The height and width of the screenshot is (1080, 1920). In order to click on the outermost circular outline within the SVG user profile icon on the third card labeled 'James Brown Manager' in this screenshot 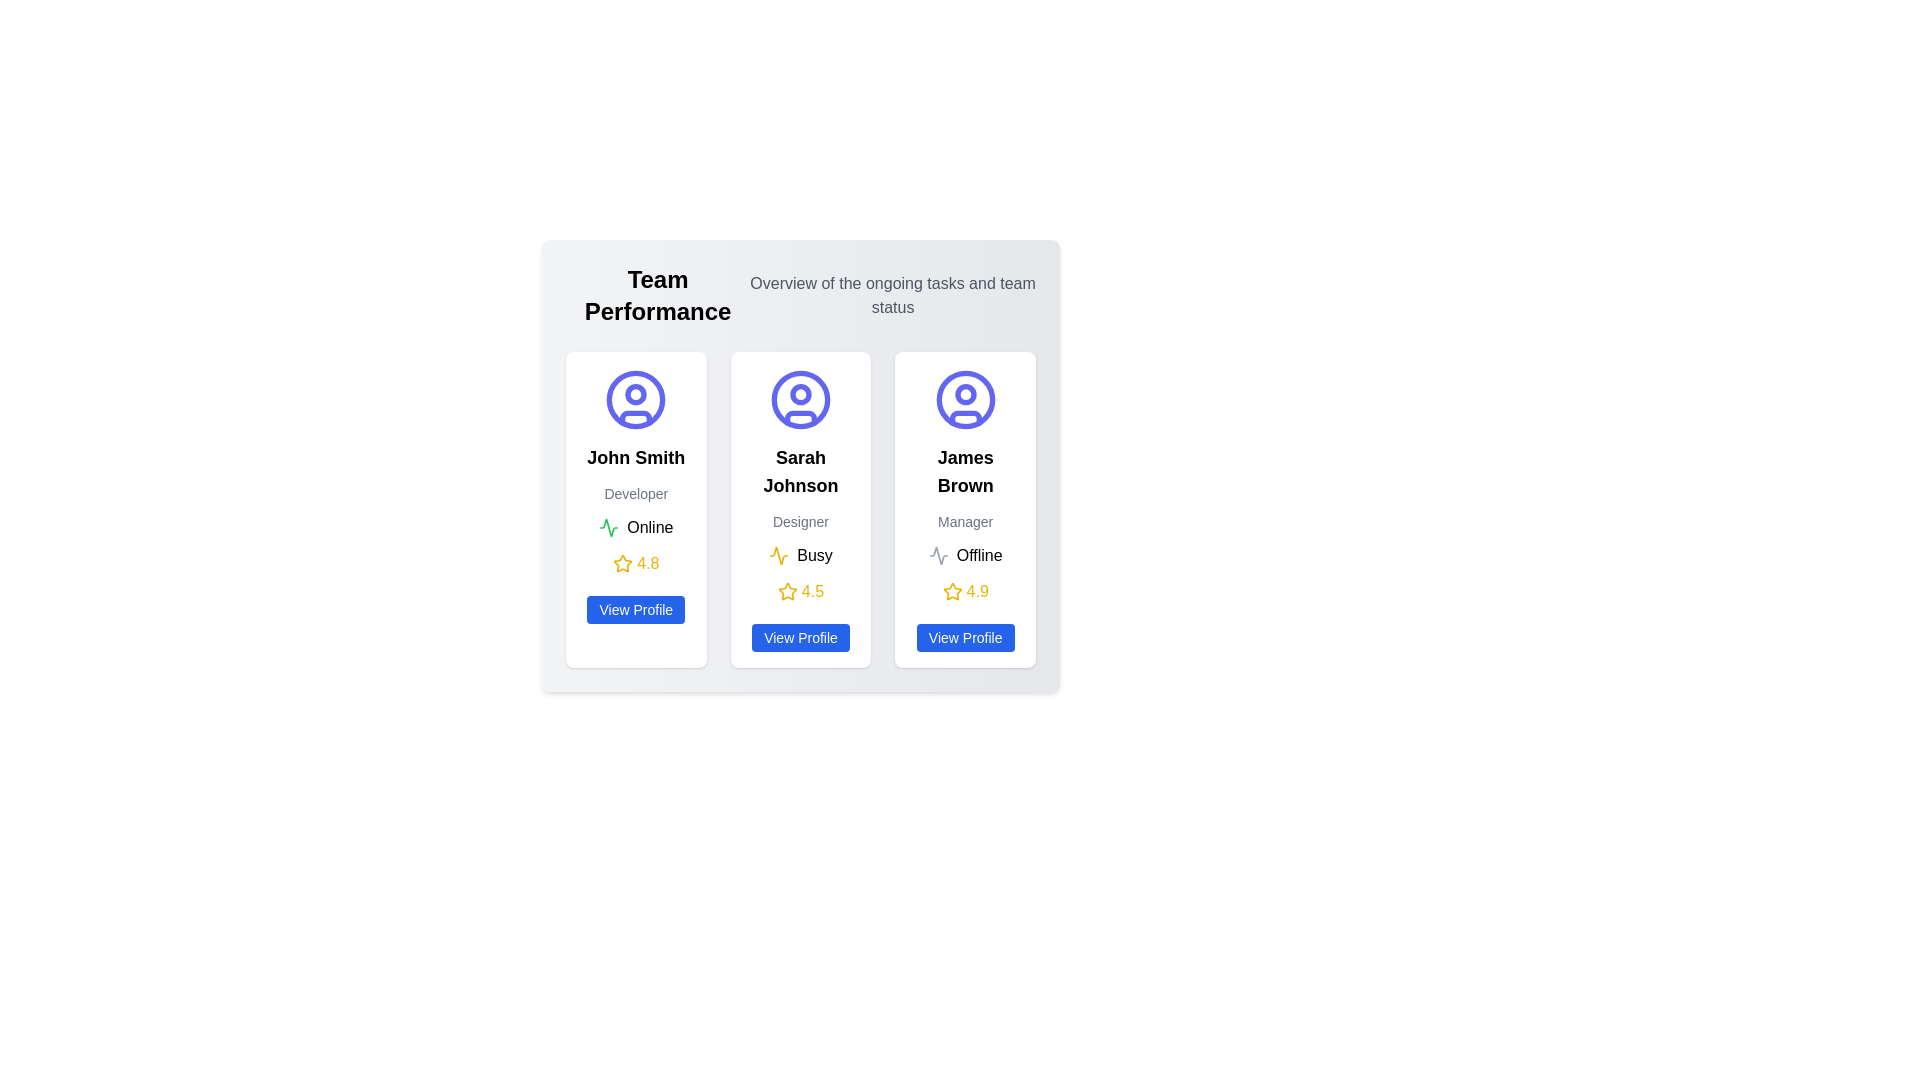, I will do `click(965, 400)`.